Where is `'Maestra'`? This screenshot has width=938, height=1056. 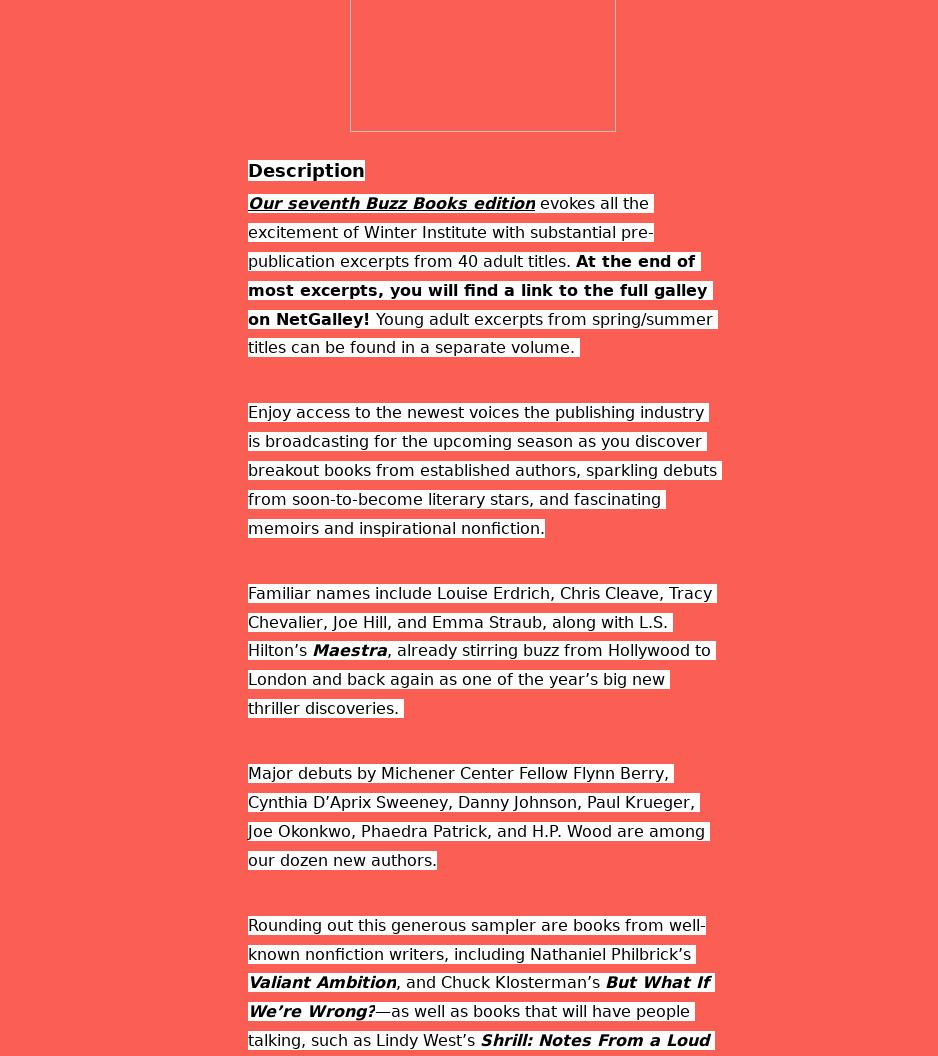
'Maestra' is located at coordinates (349, 649).